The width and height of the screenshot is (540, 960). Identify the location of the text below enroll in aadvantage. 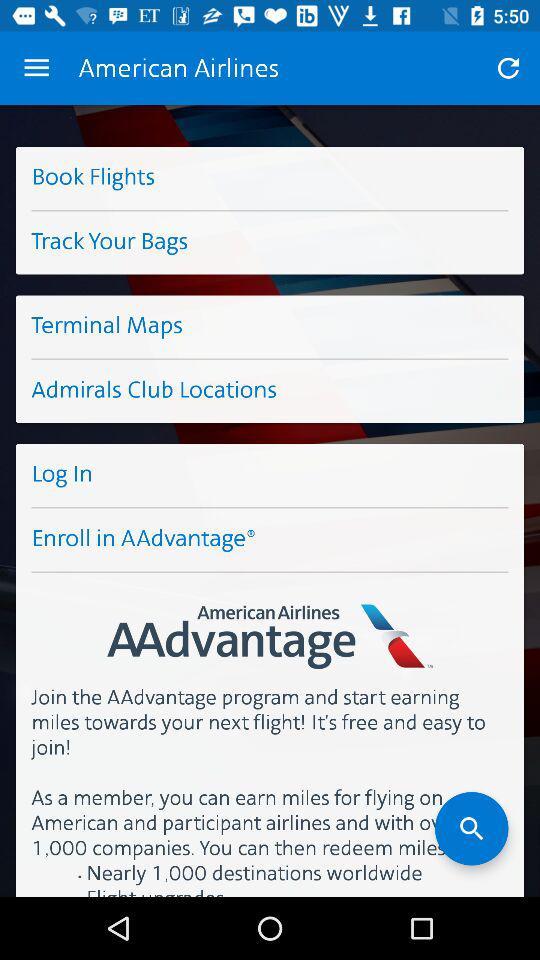
(270, 620).